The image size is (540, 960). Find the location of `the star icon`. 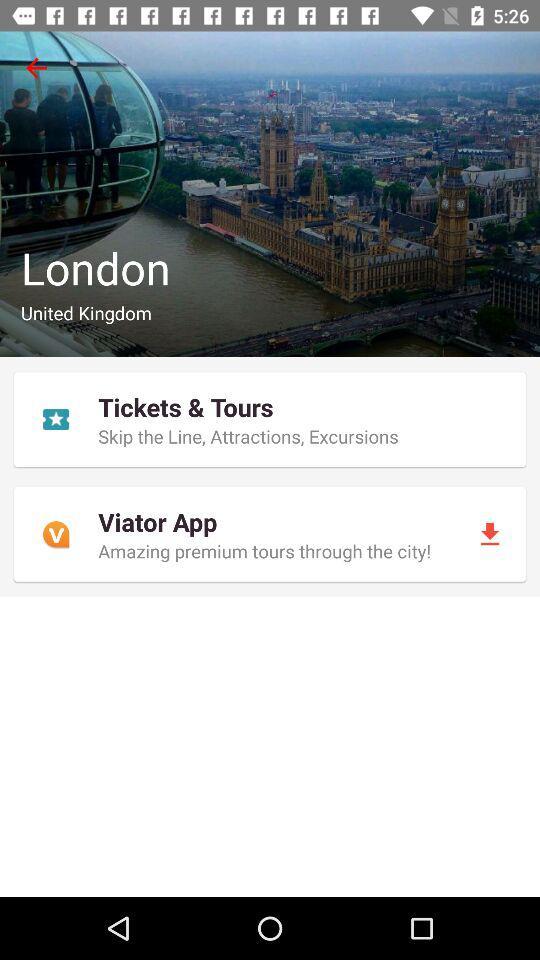

the star icon is located at coordinates (55, 418).